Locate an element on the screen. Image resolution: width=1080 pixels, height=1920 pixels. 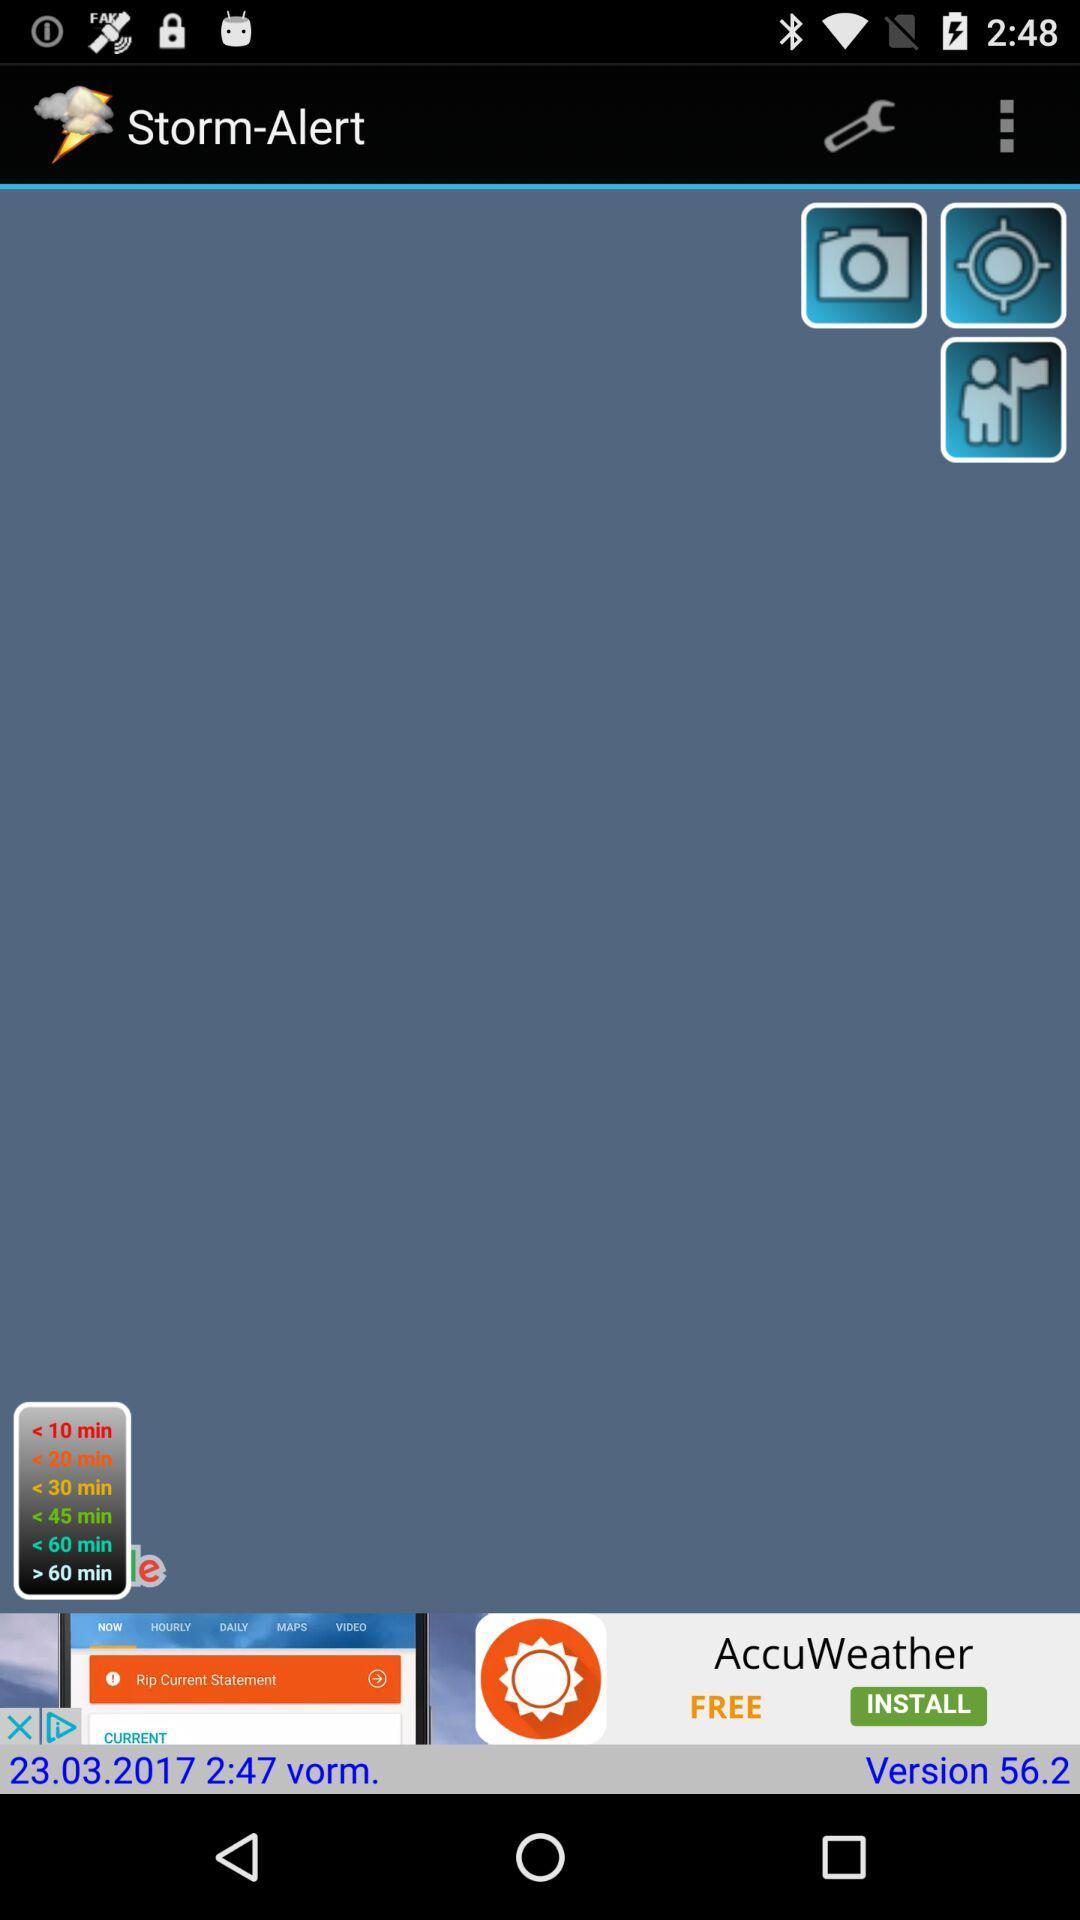
camera is located at coordinates (863, 264).